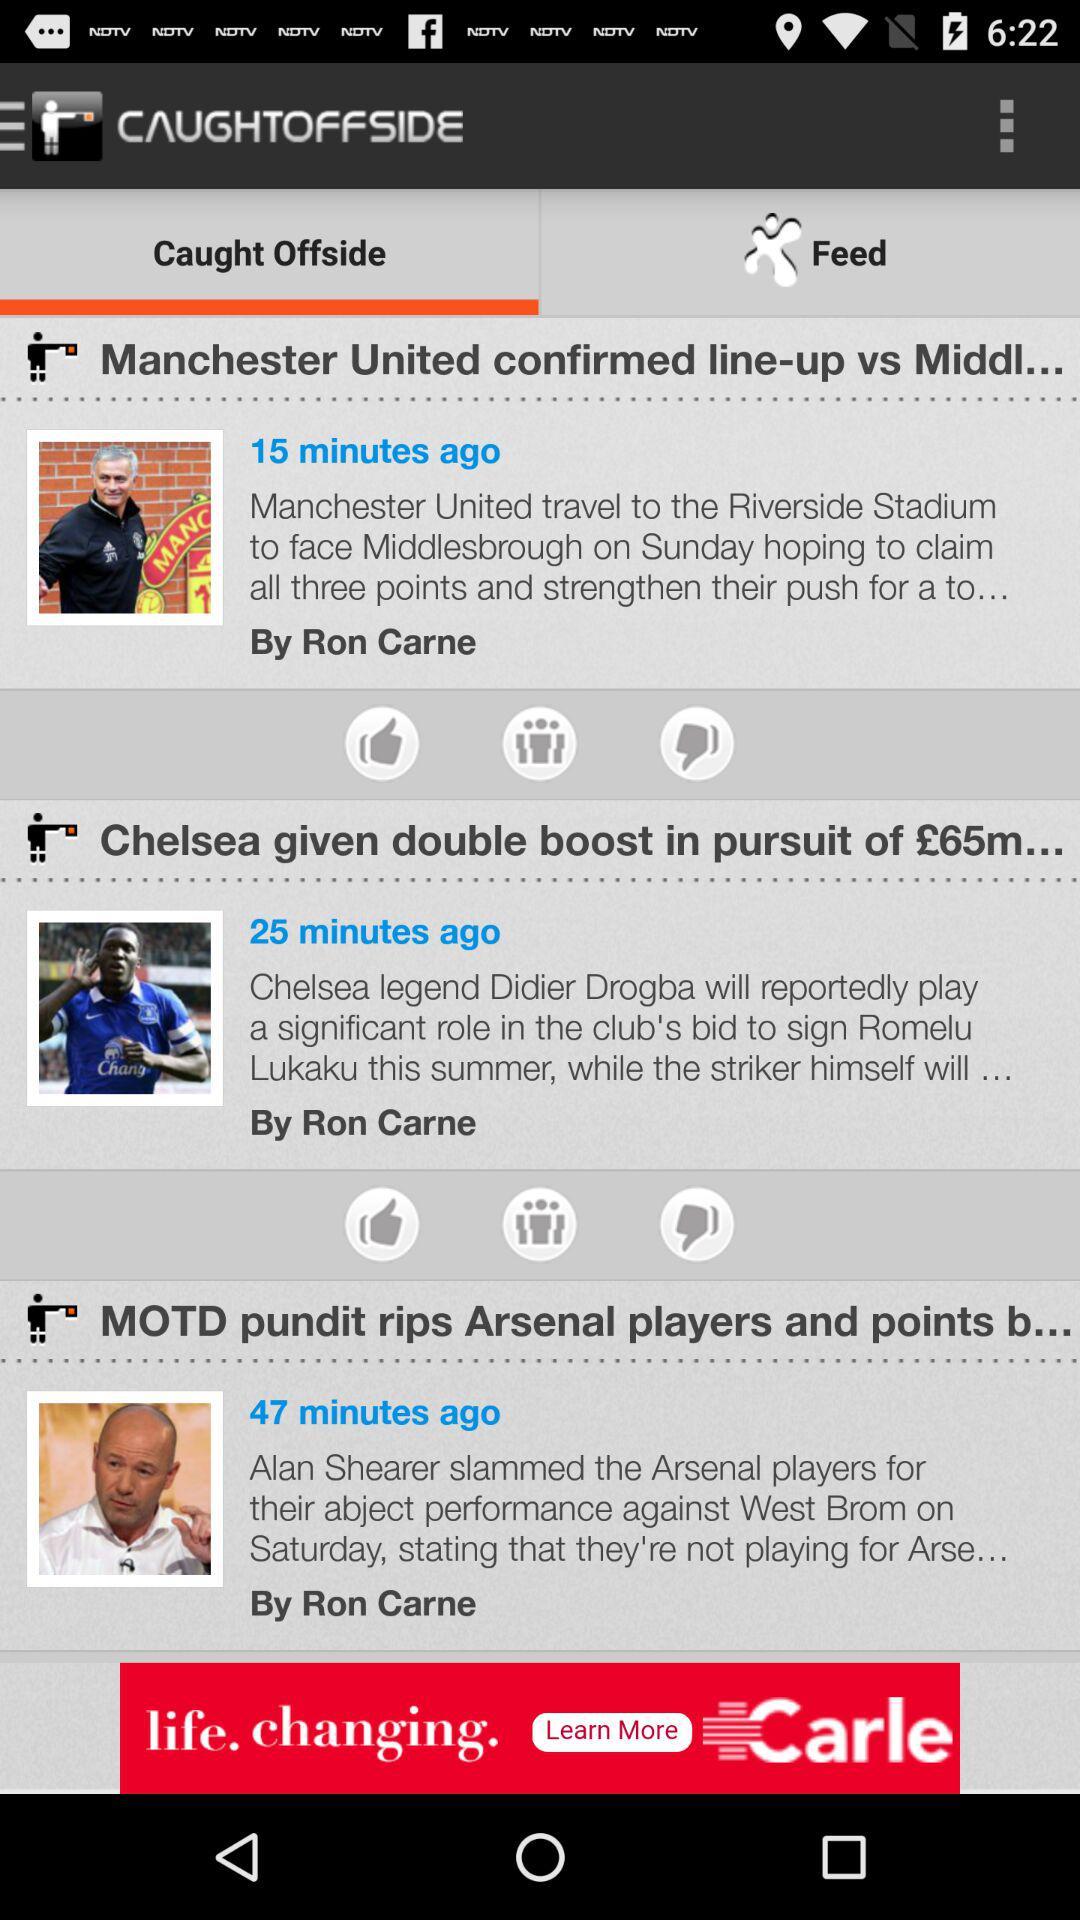  Describe the element at coordinates (540, 1727) in the screenshot. I see `advertisement` at that location.